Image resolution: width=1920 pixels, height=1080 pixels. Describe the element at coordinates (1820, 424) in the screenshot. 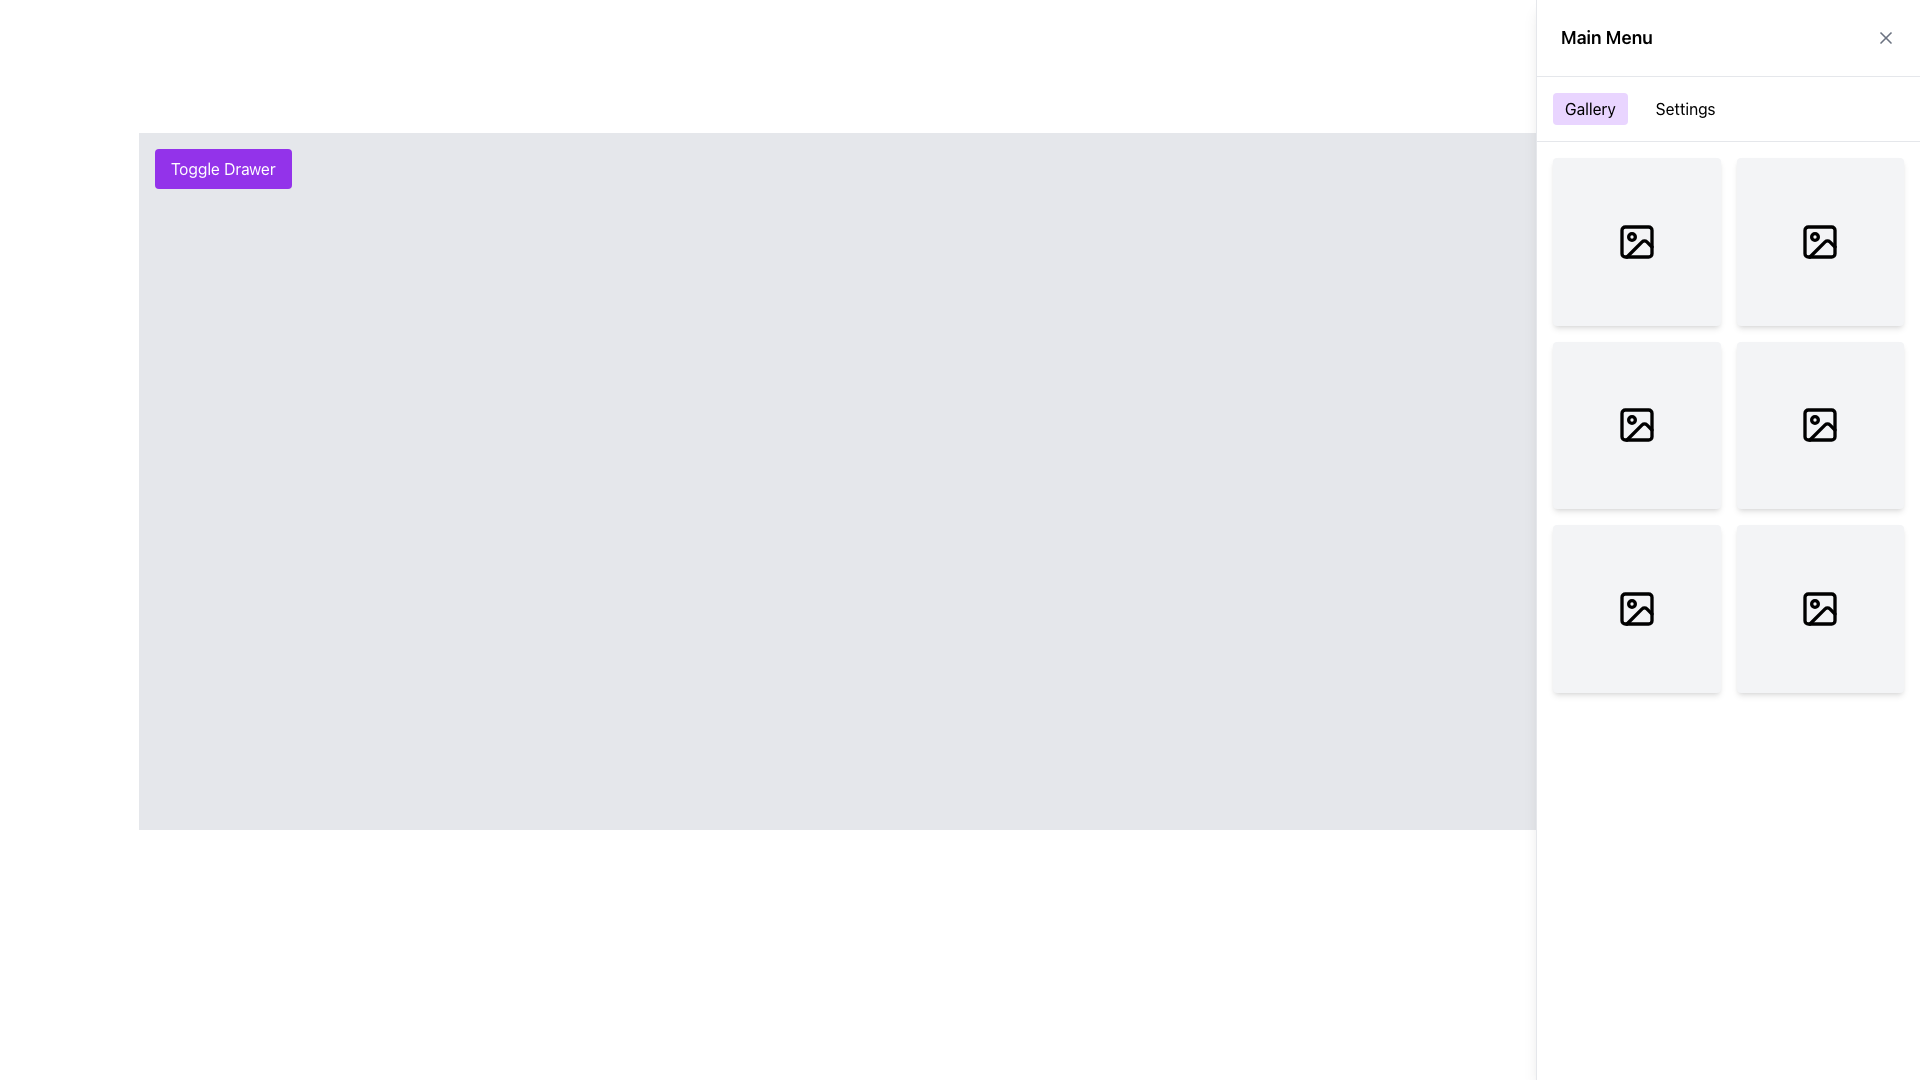

I see `the icon resembling an image placeholder located in the bottom-right cell of a 2x3 grid, which has rounded edges, a small circle in one corner, and a diagonal line connecting the circle to the opposite corner` at that location.